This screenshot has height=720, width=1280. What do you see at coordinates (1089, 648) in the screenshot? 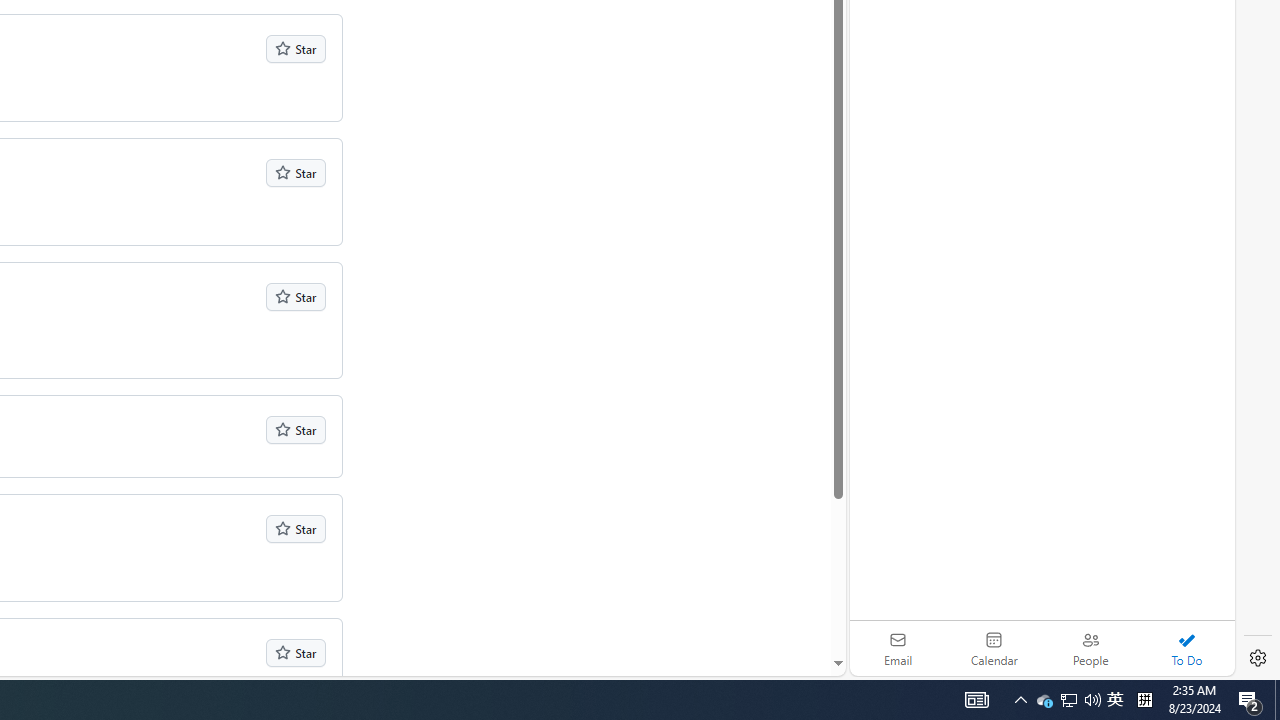
I see `'People'` at bounding box center [1089, 648].